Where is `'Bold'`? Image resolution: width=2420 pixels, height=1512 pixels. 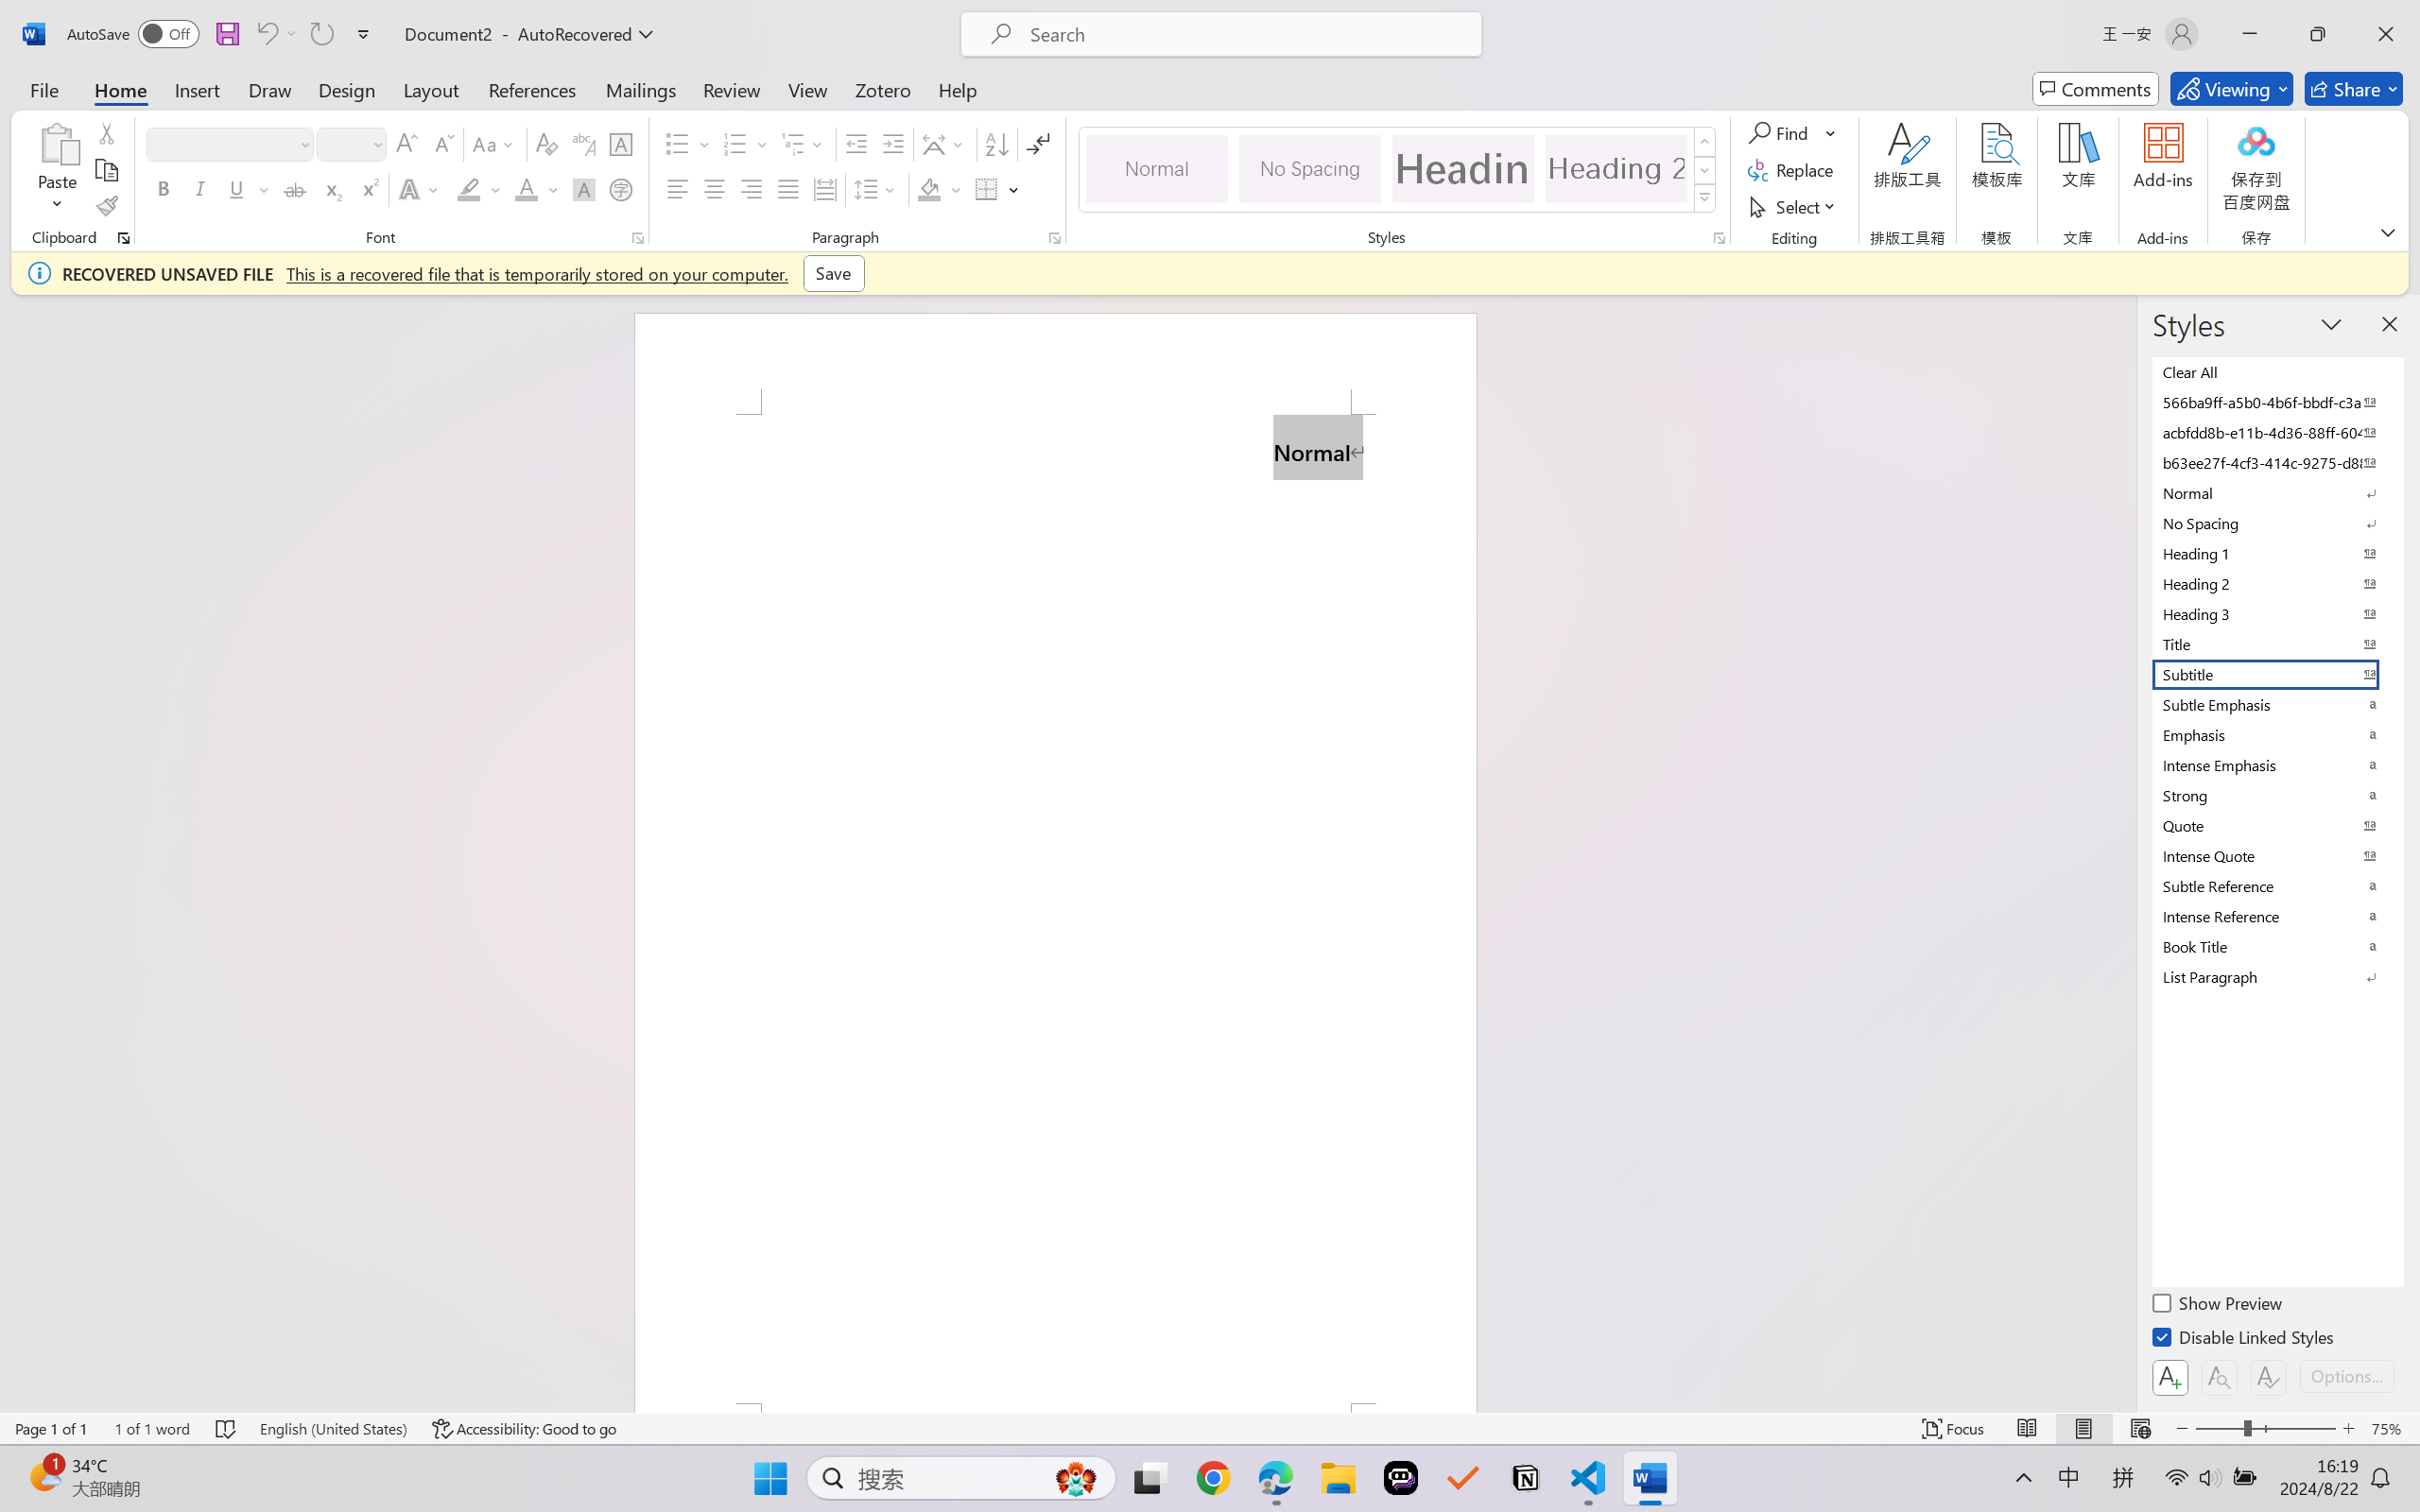
'Bold' is located at coordinates (164, 188).